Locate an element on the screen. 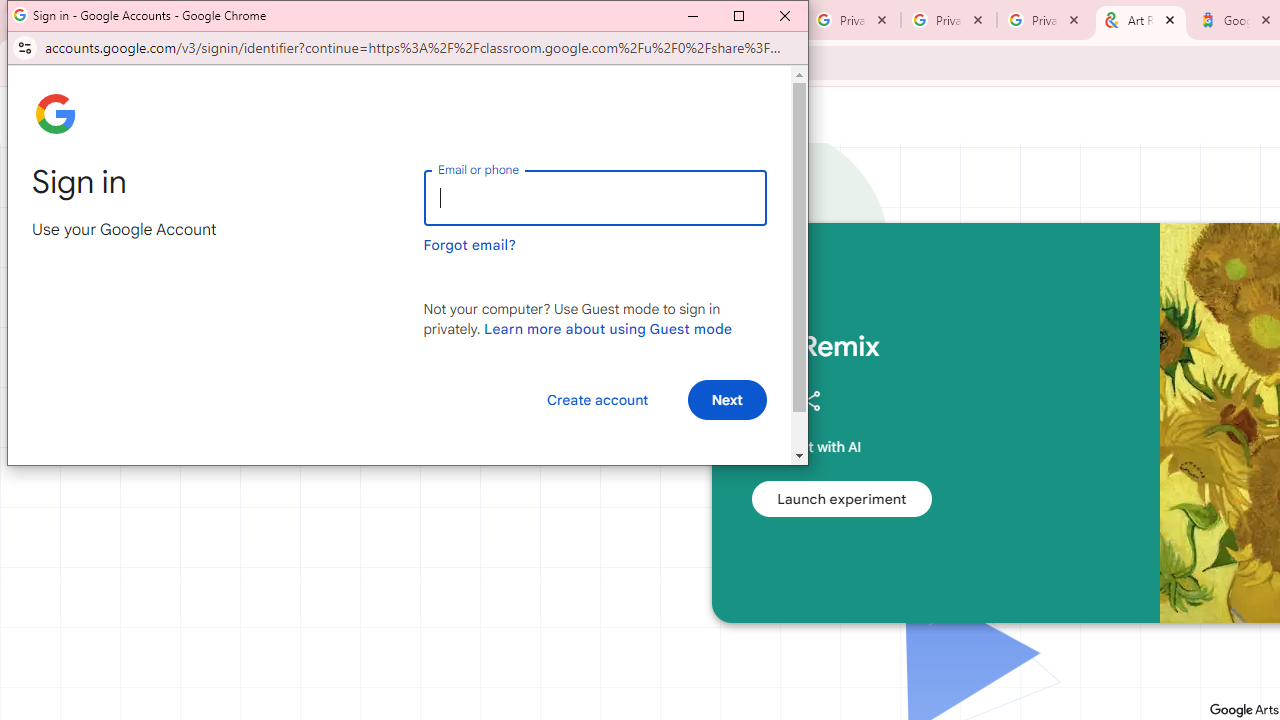 This screenshot has width=1280, height=720. 'Maximize' is located at coordinates (737, 16).